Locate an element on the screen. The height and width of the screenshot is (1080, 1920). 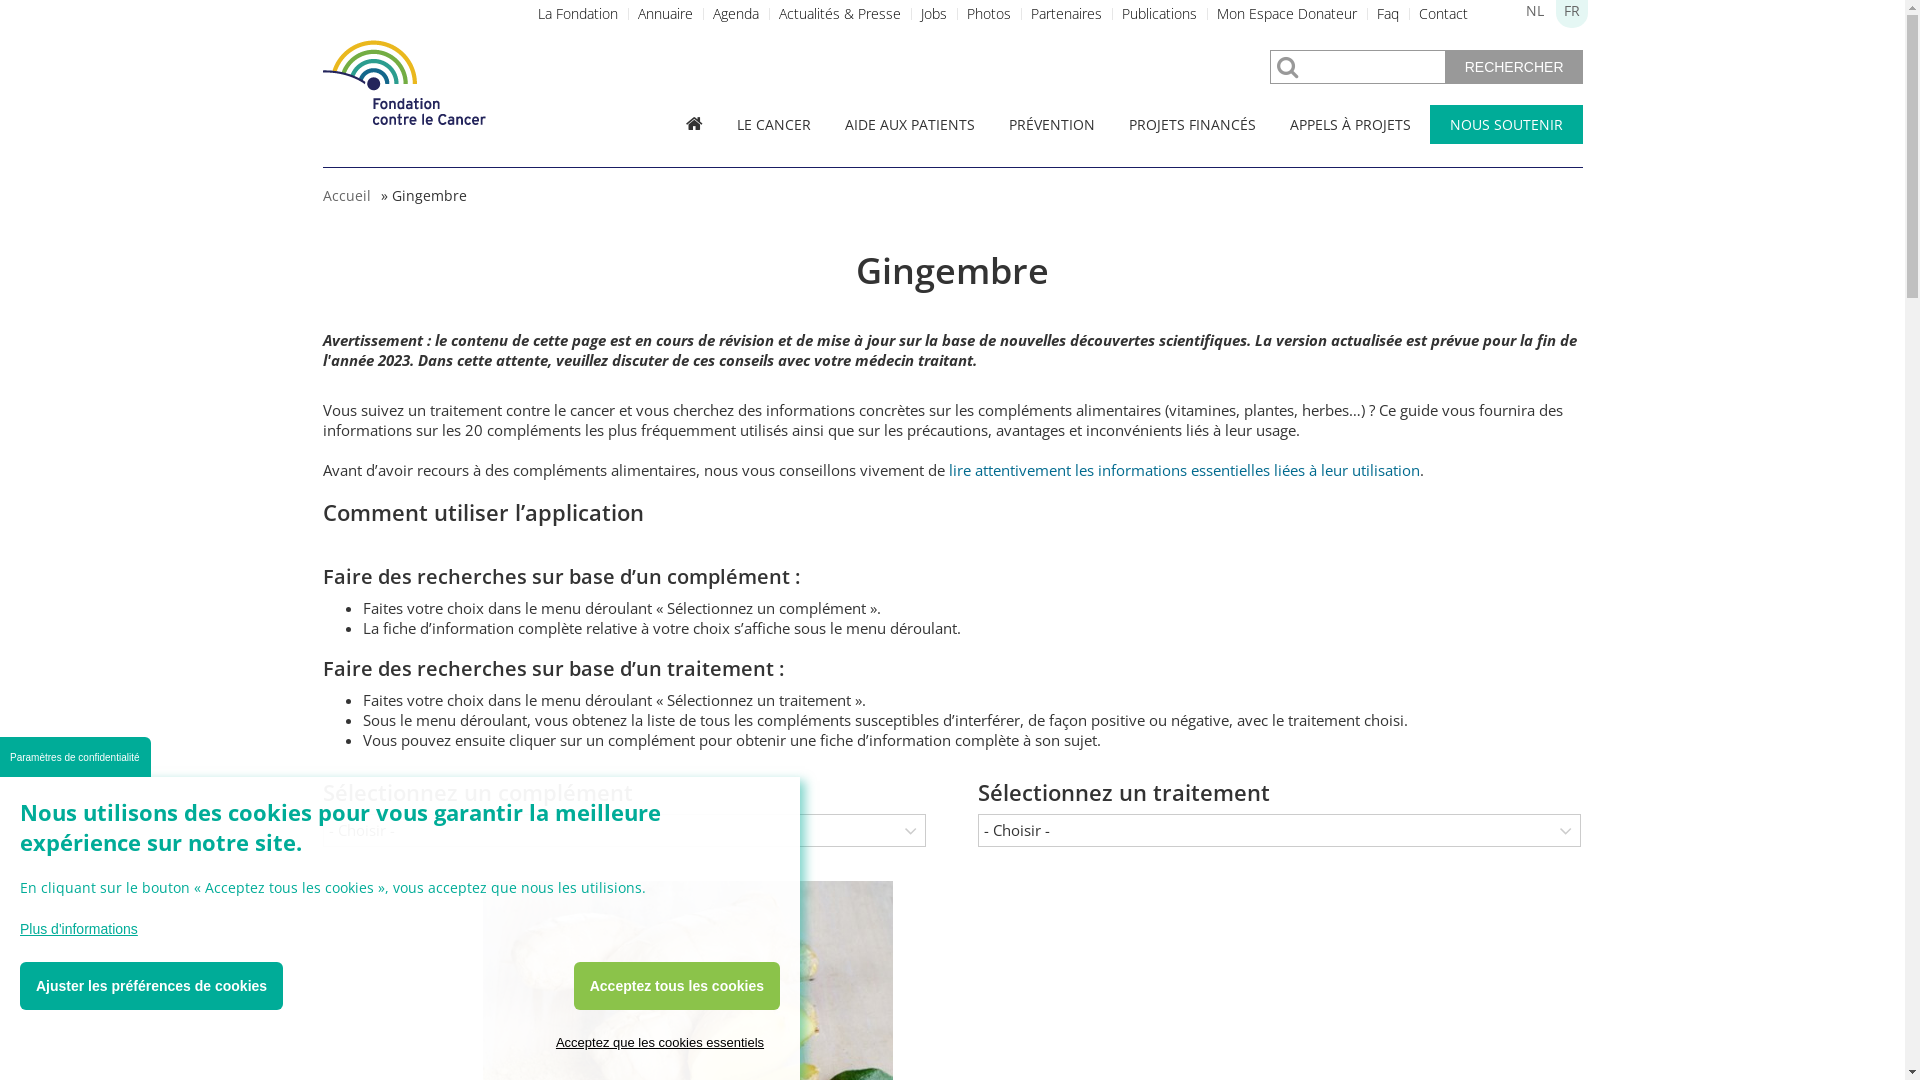
'HOME' is located at coordinates (694, 123).